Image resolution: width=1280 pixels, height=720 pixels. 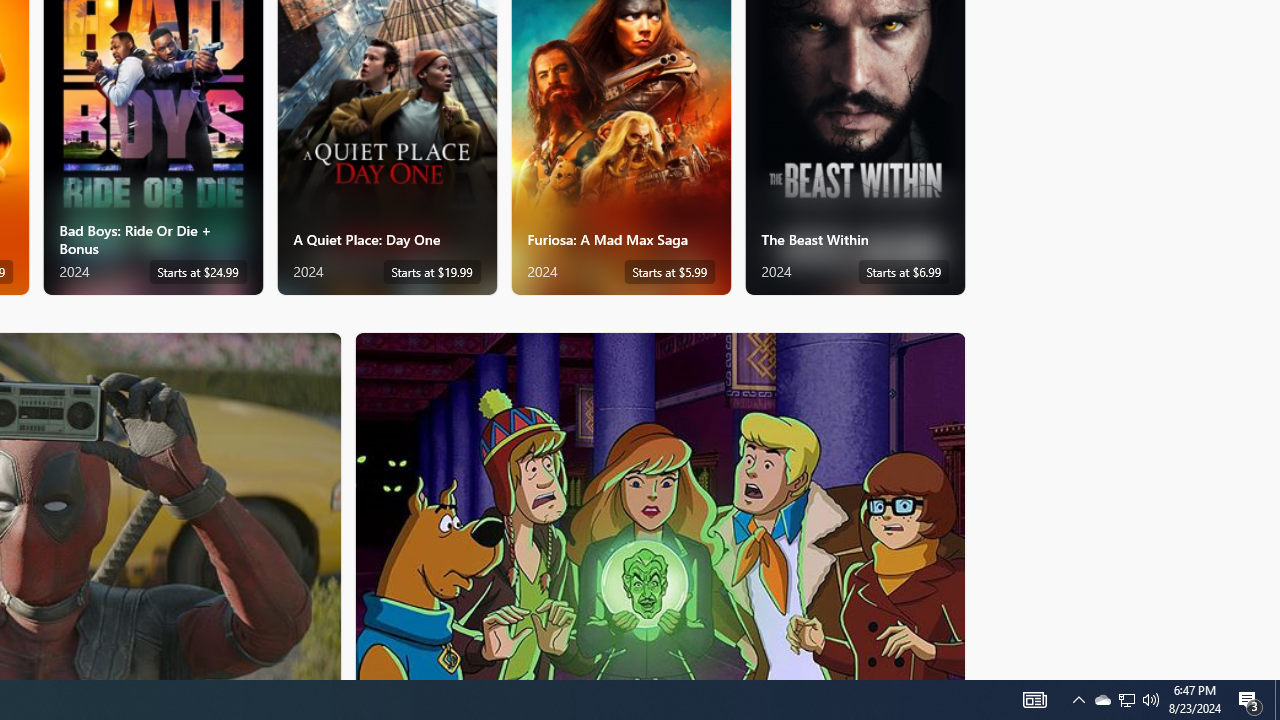 I want to click on 'Family', so click(x=660, y=504).